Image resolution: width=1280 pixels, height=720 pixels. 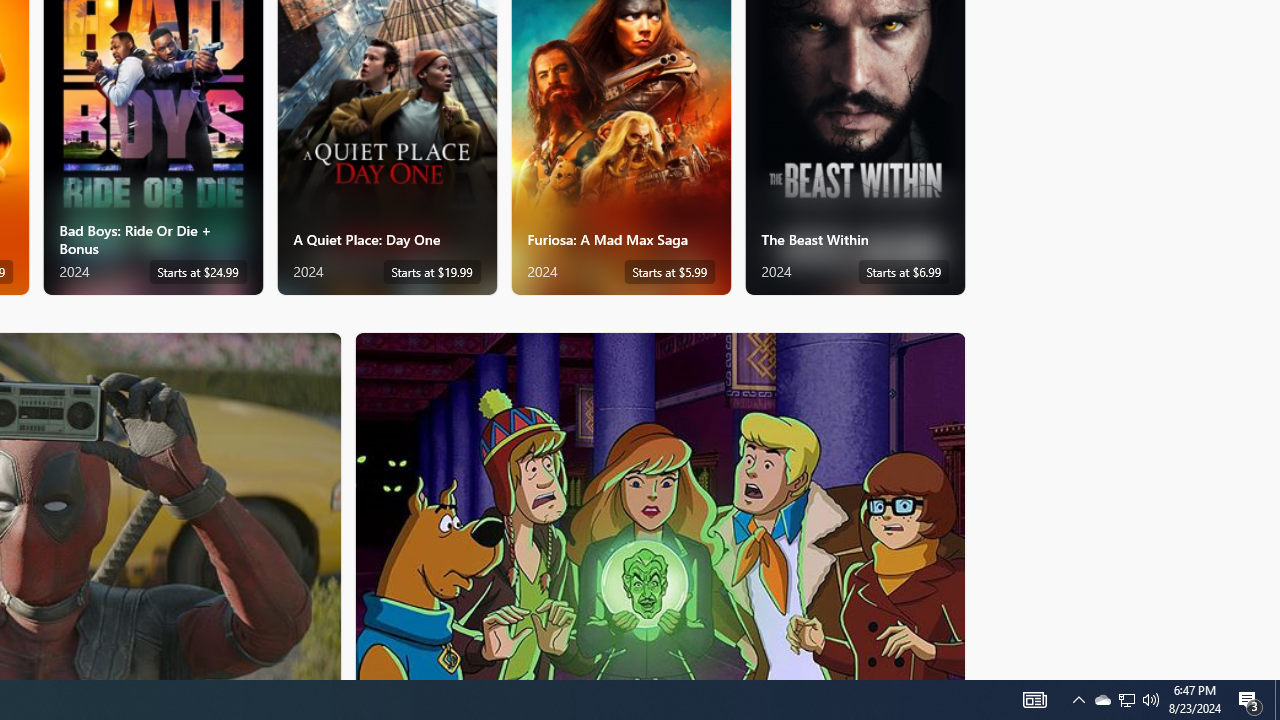 I want to click on 'Family', so click(x=660, y=504).